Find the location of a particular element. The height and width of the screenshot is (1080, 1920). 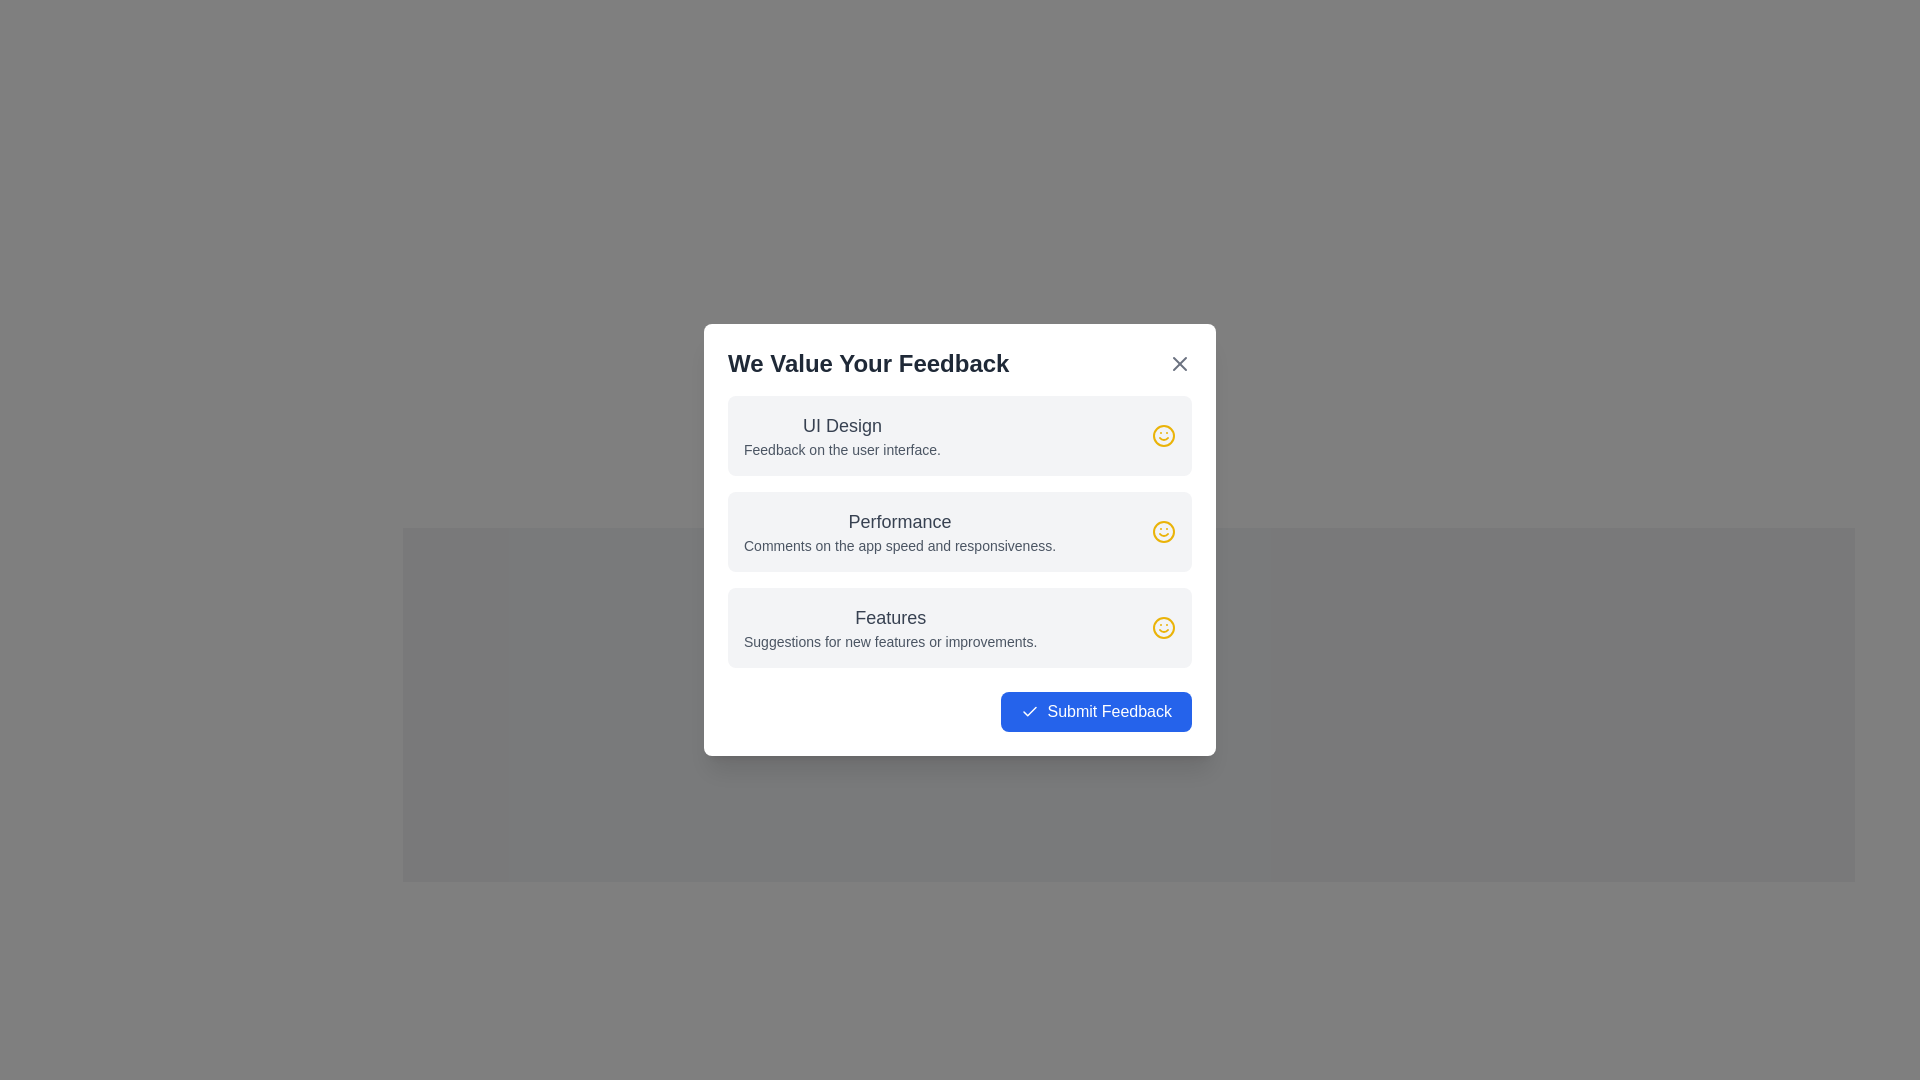

the heading text that reads 'We Value Your Feedback,' which is styled in bold and dark gray, located at the top of the modal interface is located at coordinates (868, 363).